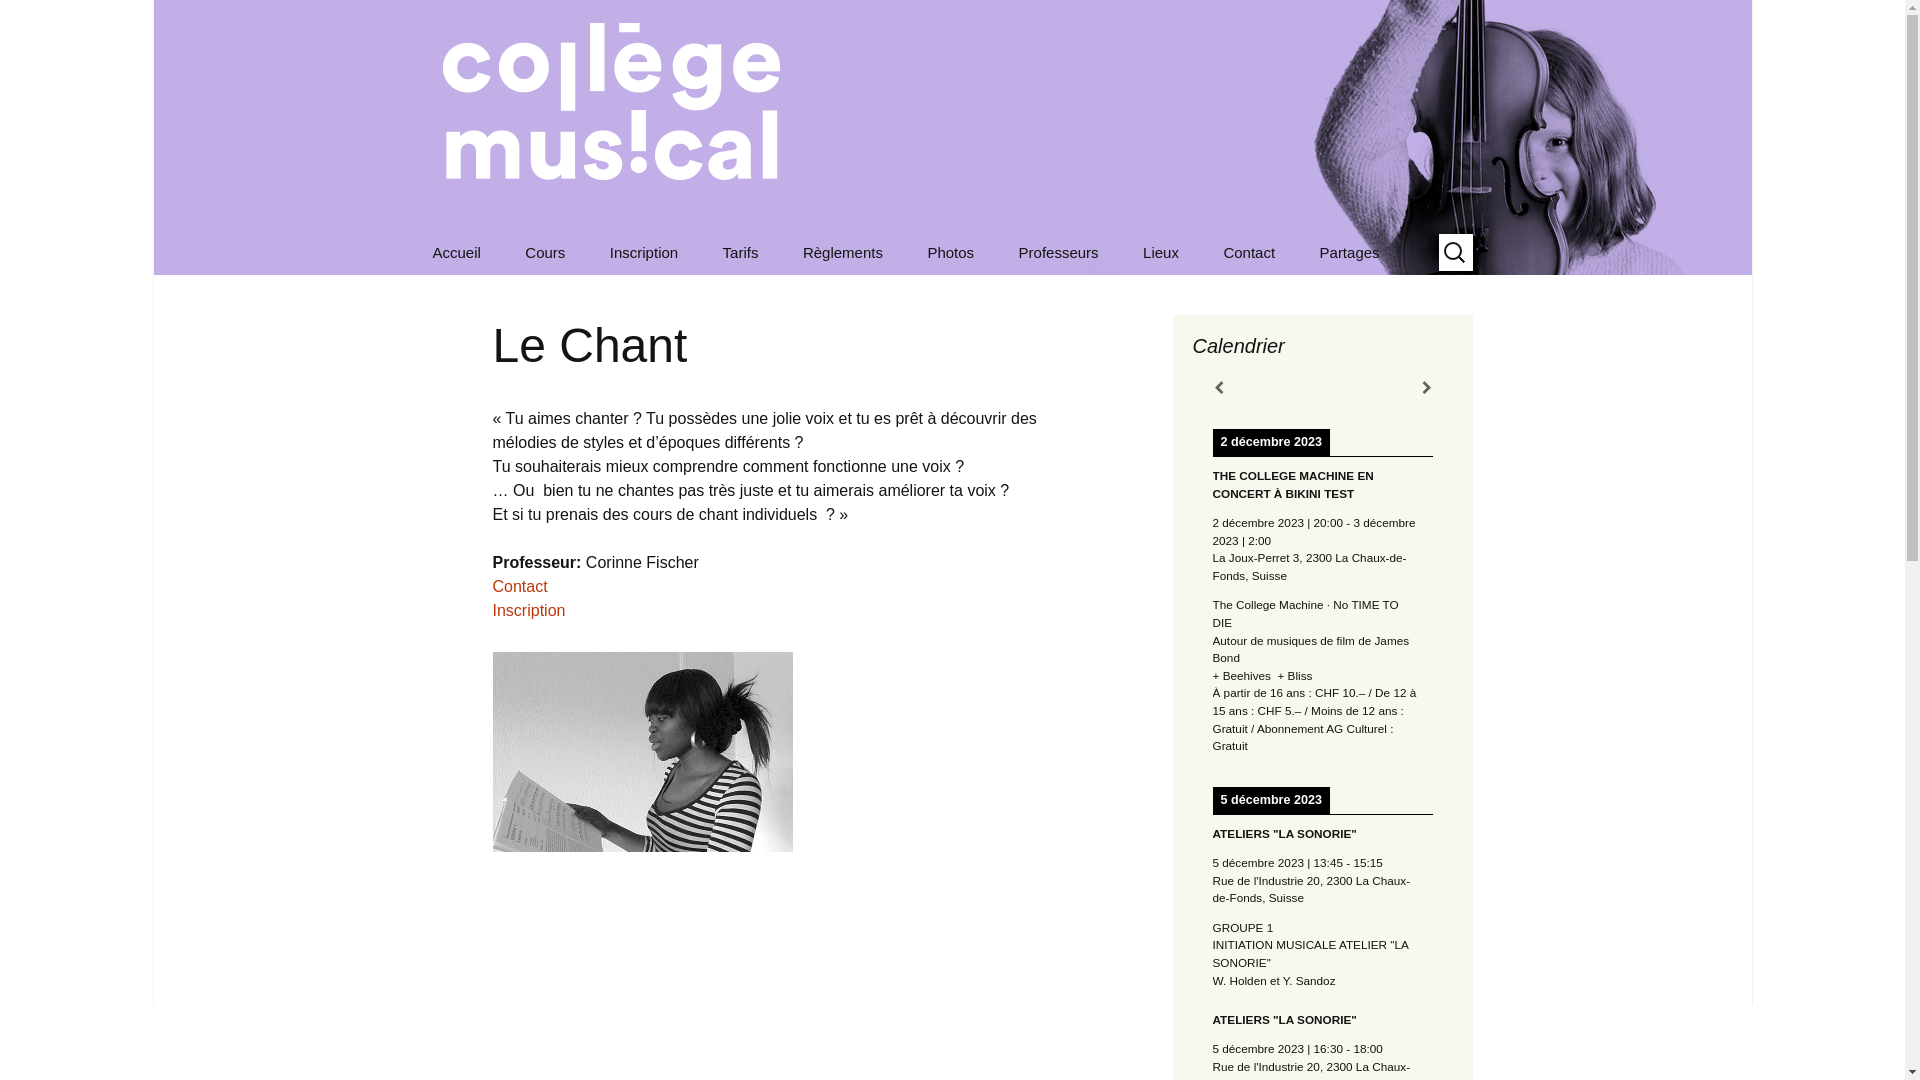 This screenshot has height=1080, width=1920. I want to click on 'Tarifs', so click(739, 251).